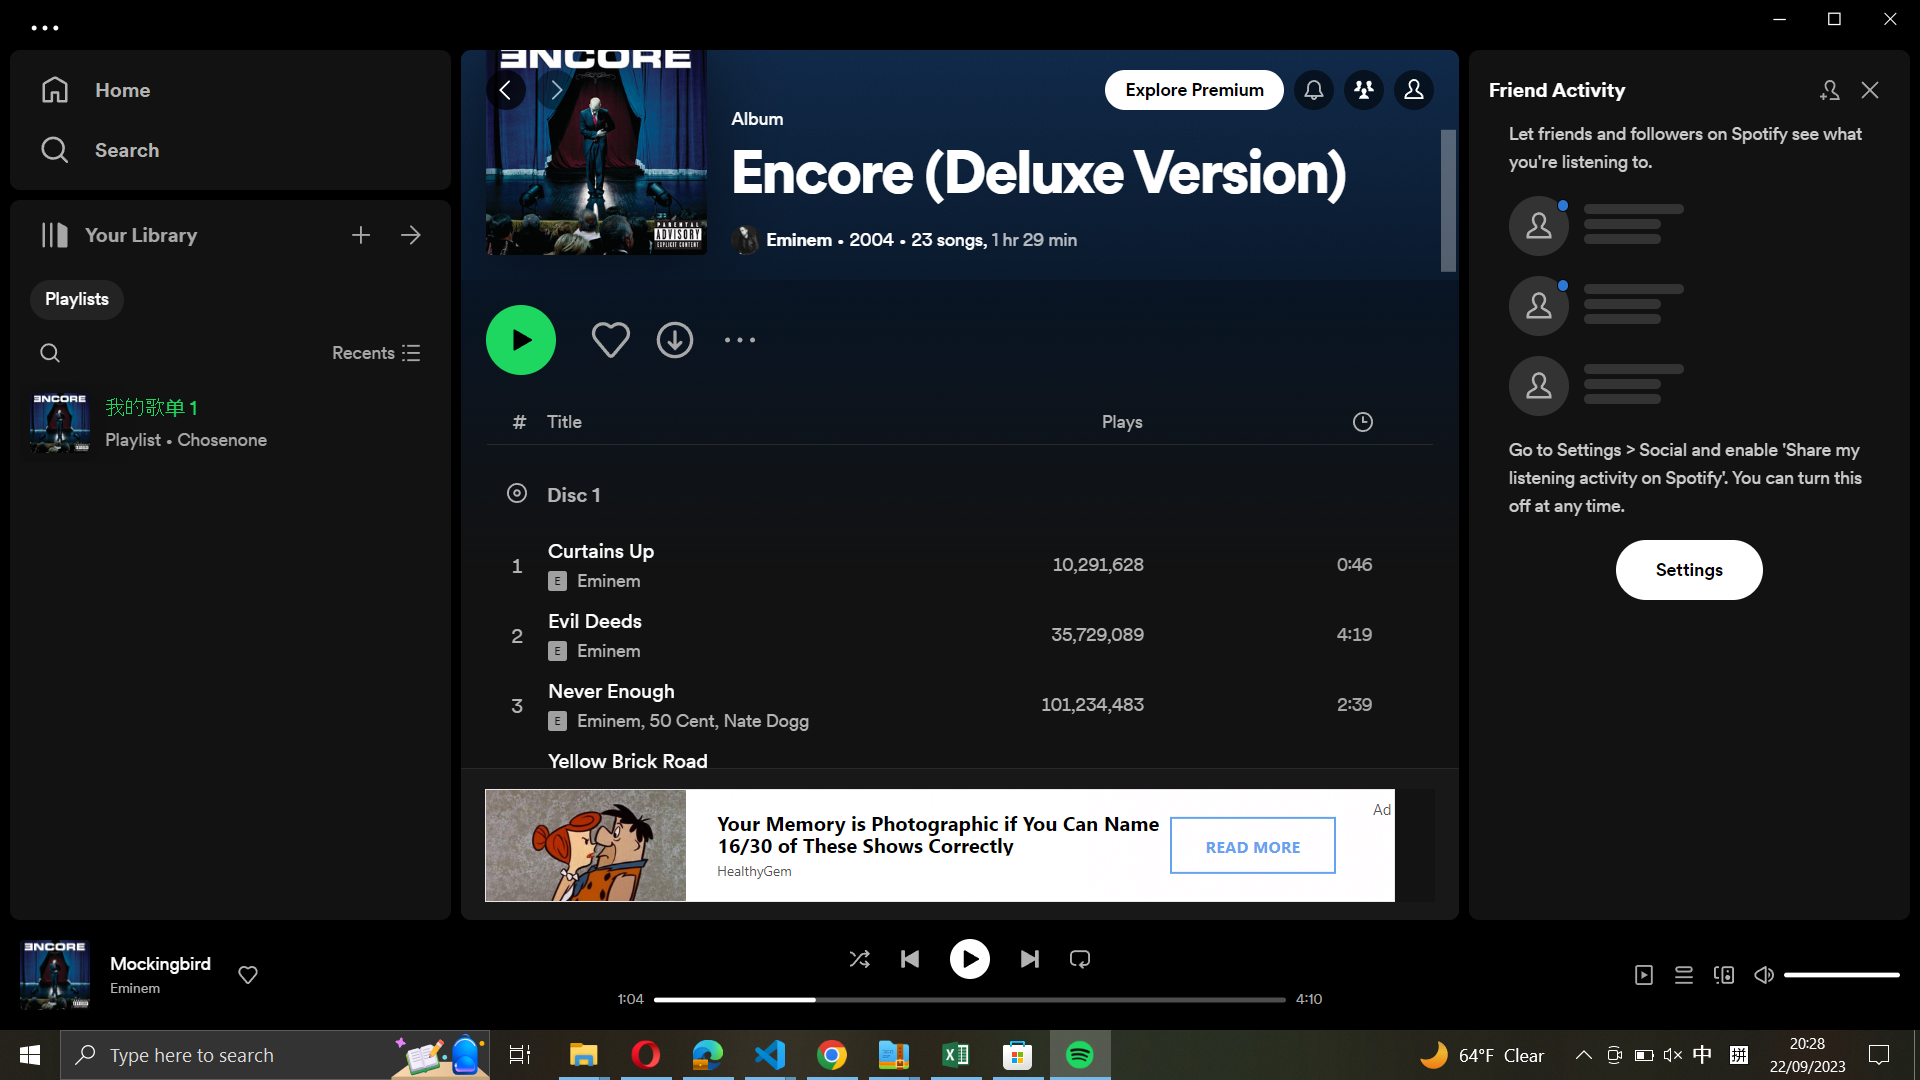 The image size is (1920, 1080). What do you see at coordinates (676, 336) in the screenshot?
I see `the download for the playlist` at bounding box center [676, 336].